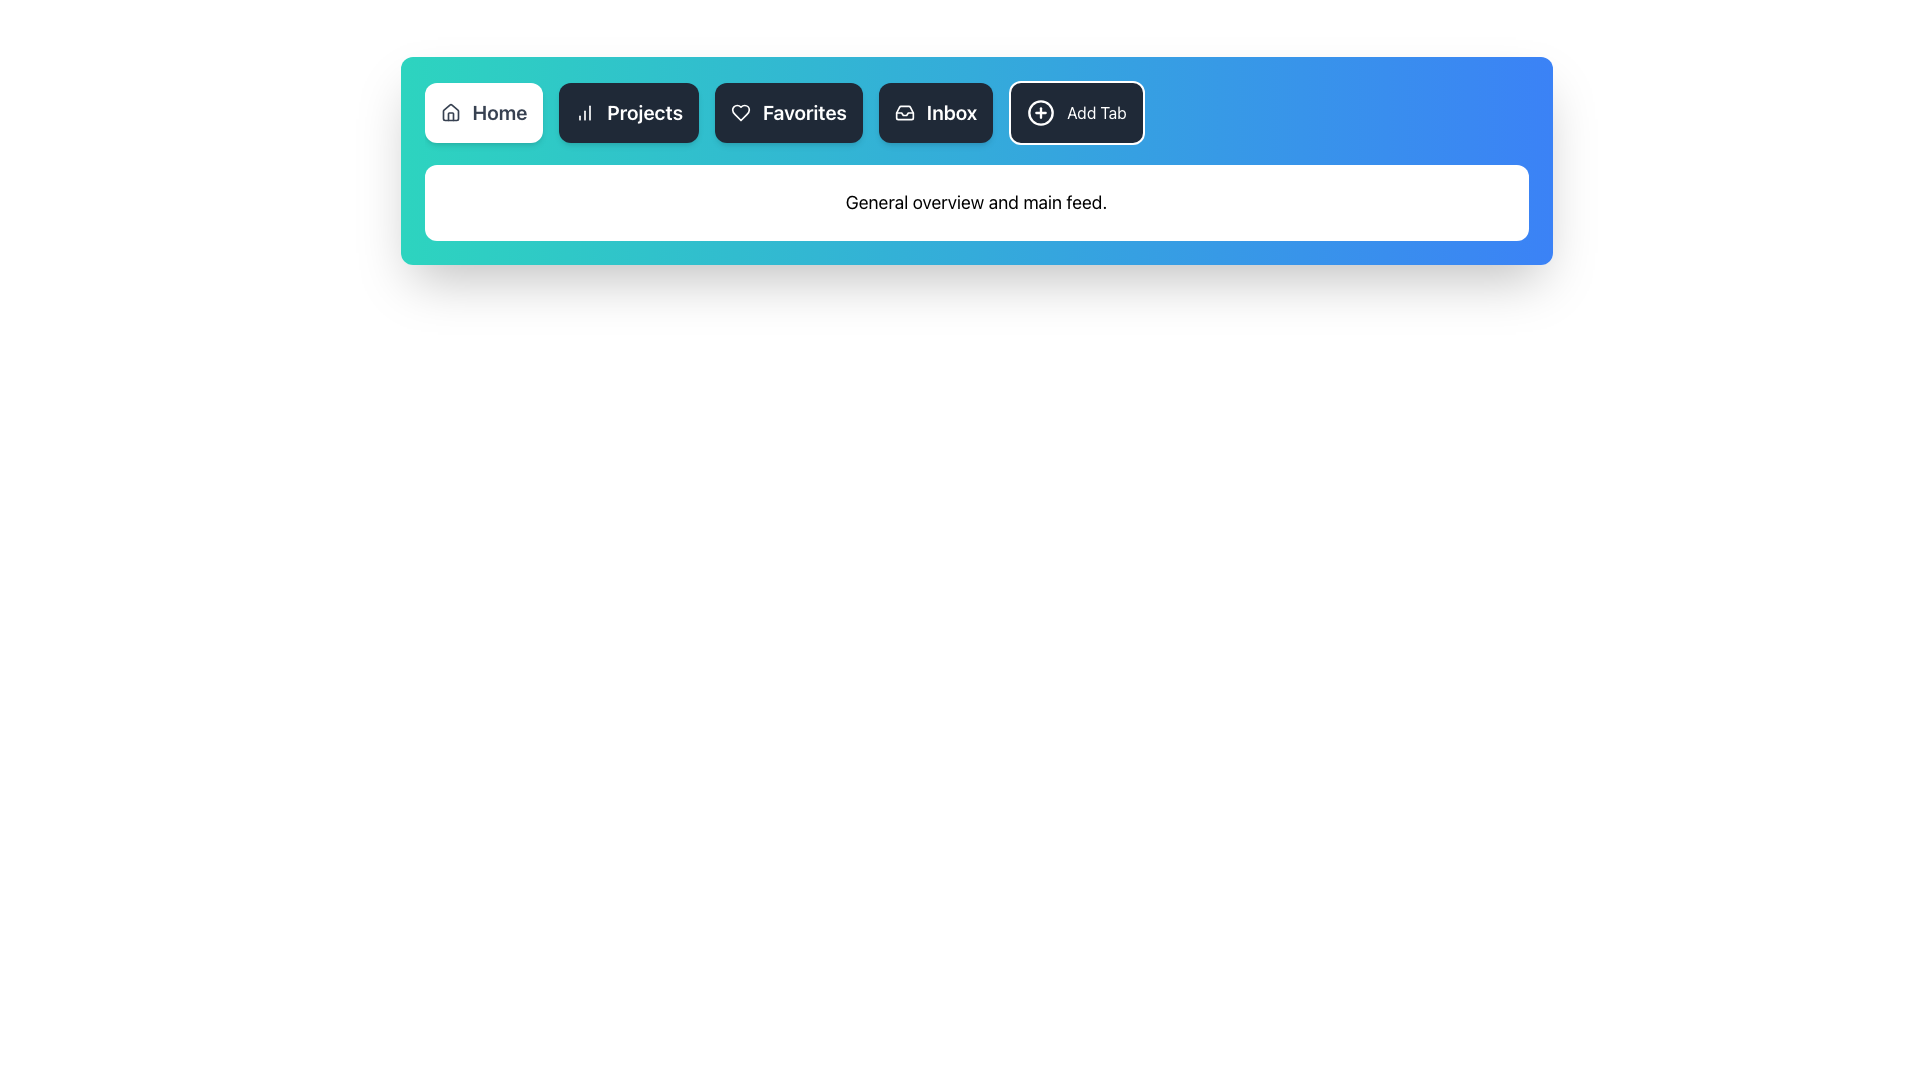 This screenshot has width=1920, height=1080. I want to click on the 'Favorites' button, which is a textual label in bold on a dark background, located in the navigation menu, so click(804, 112).